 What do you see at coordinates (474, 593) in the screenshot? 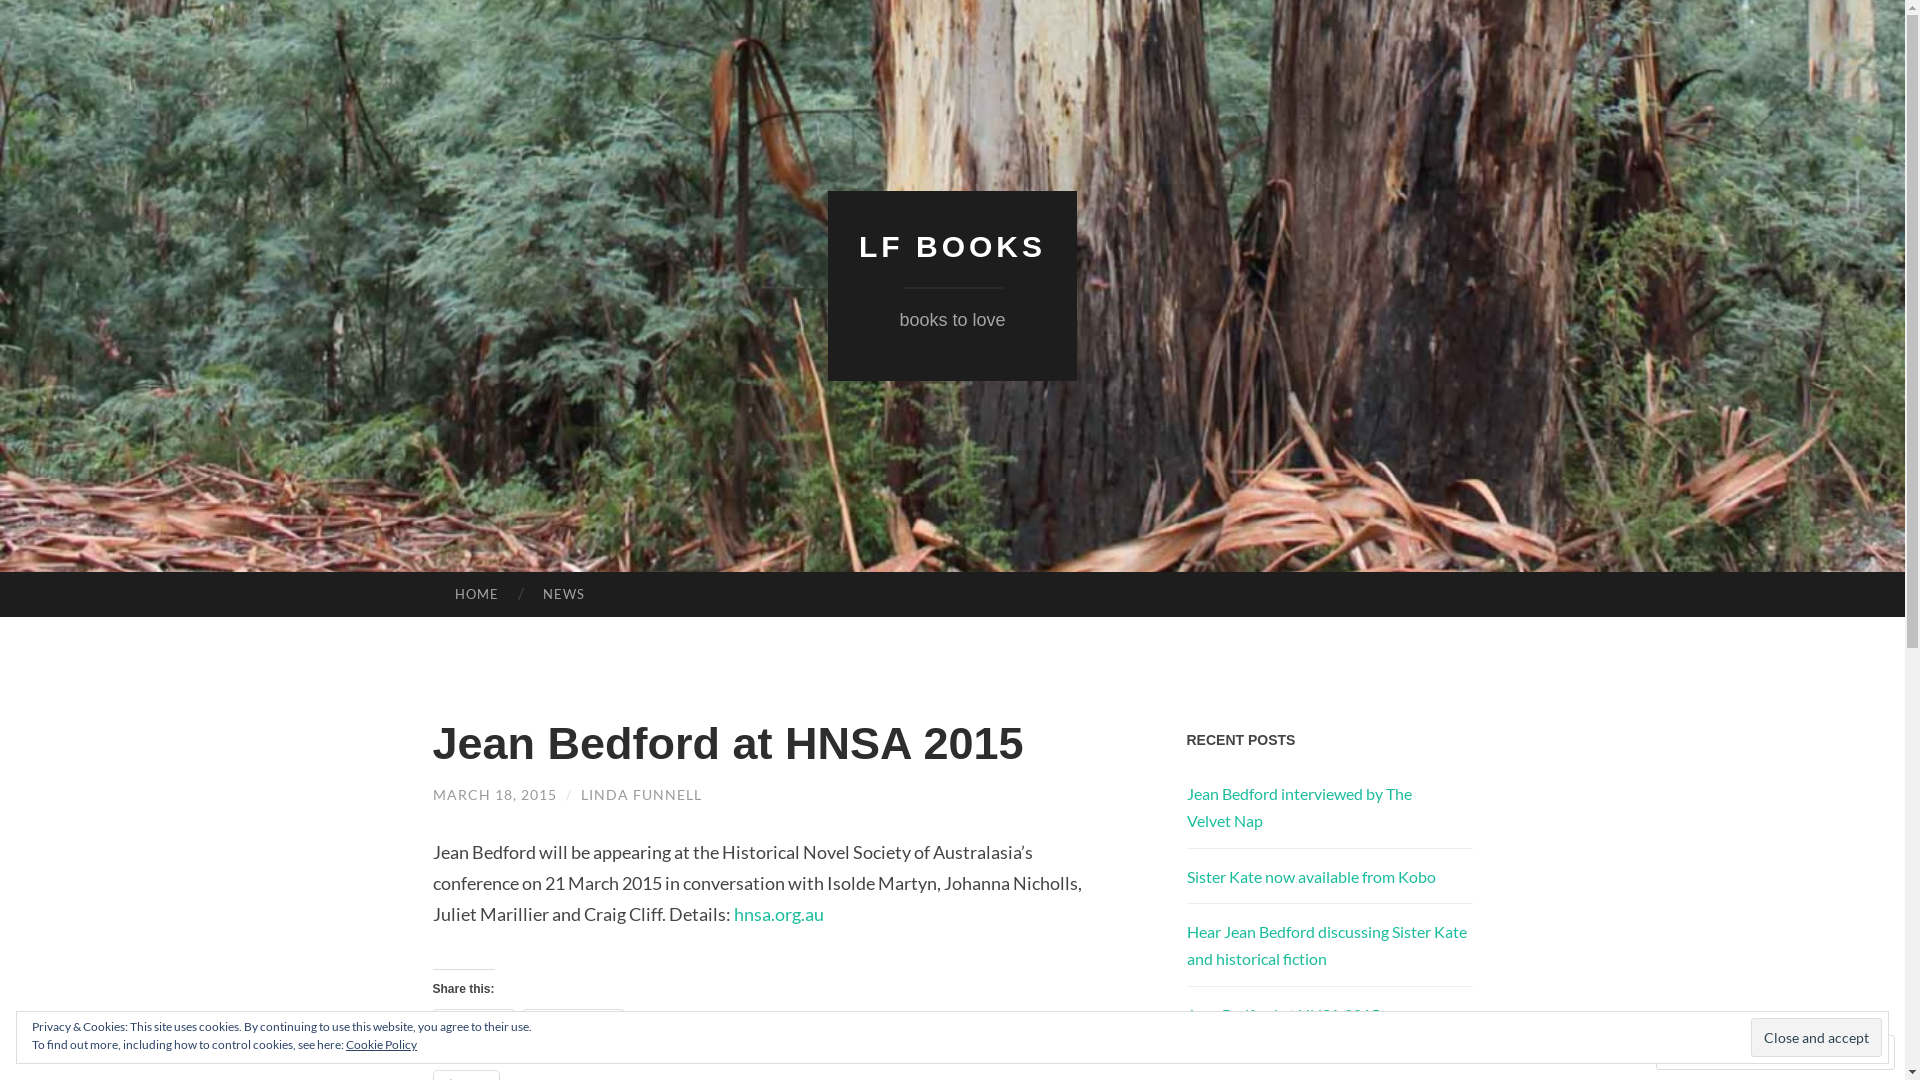
I see `'HOME'` at bounding box center [474, 593].